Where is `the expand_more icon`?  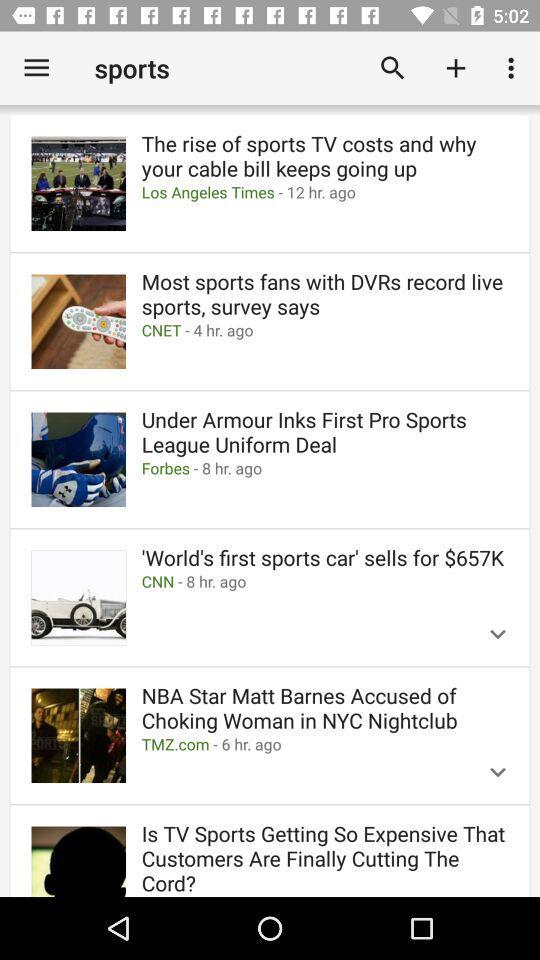
the expand_more icon is located at coordinates (496, 771).